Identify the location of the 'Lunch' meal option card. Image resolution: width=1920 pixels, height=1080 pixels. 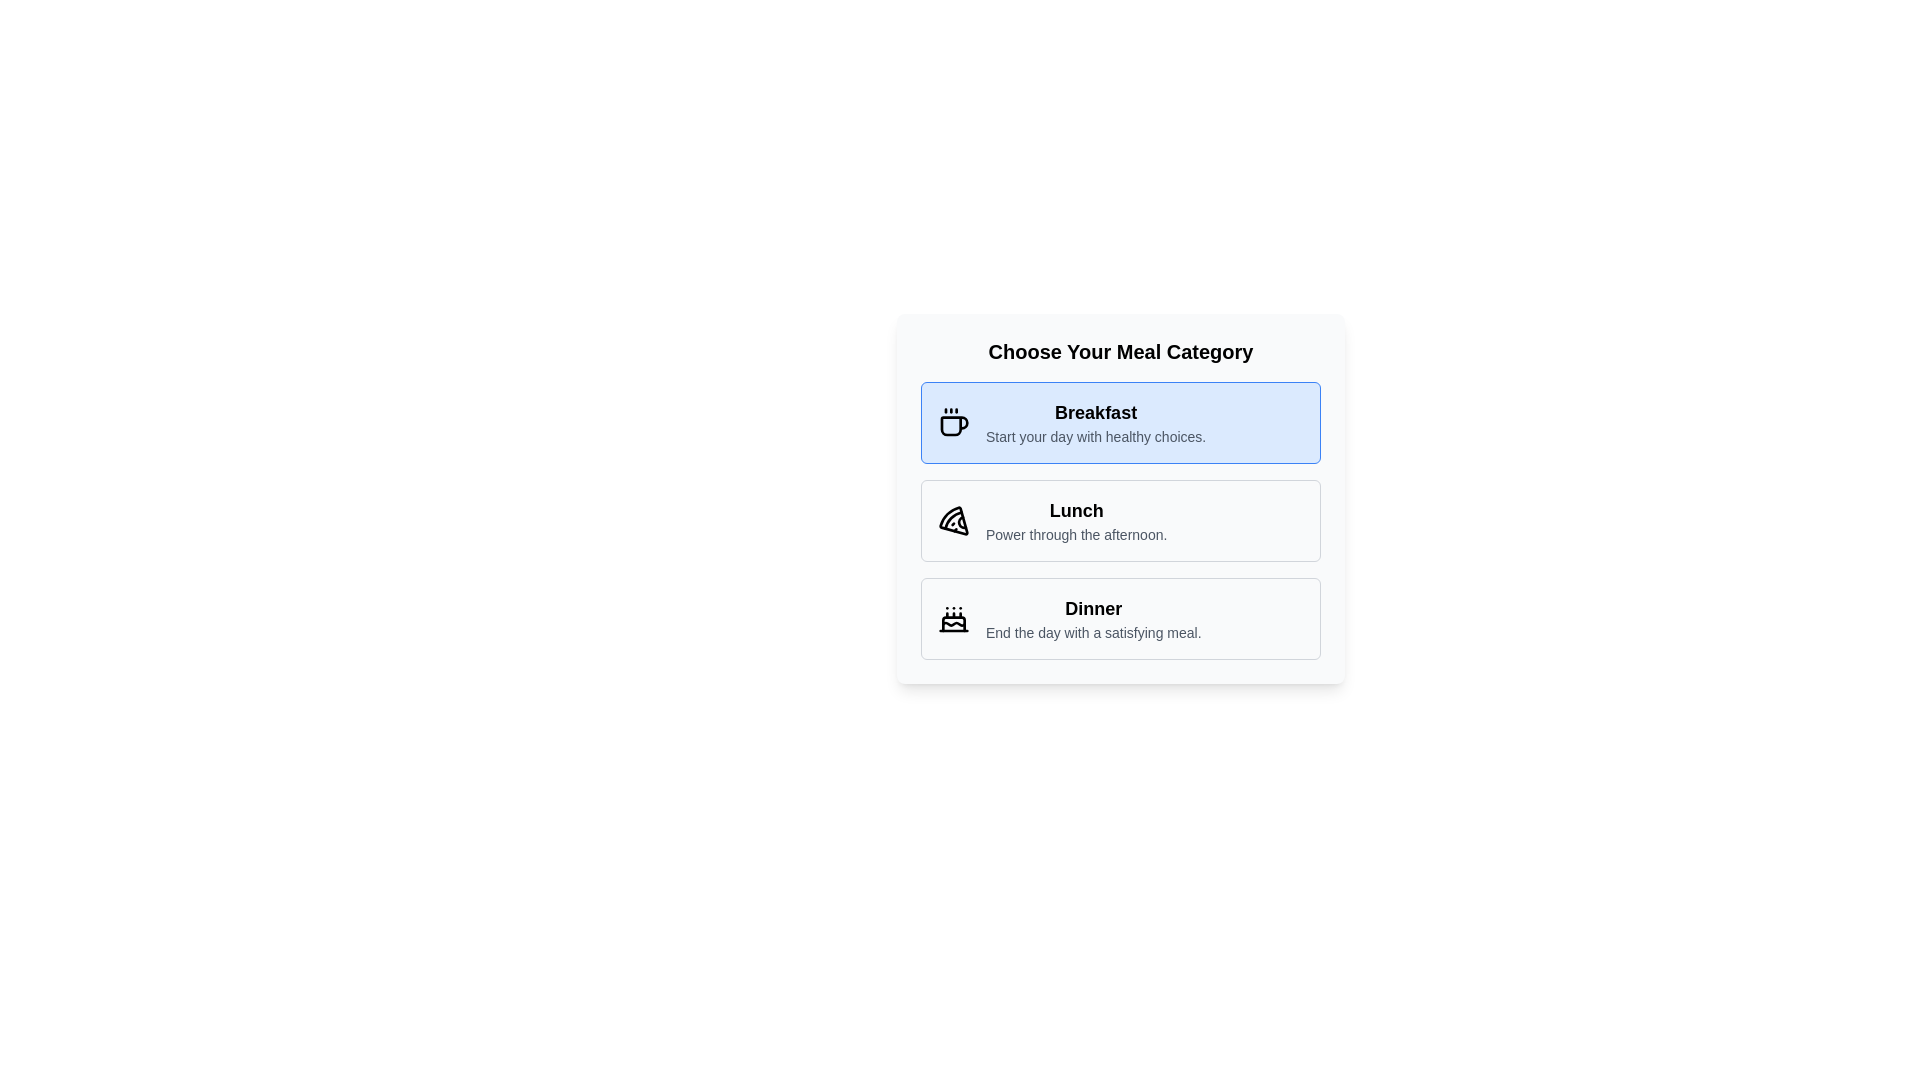
(1121, 519).